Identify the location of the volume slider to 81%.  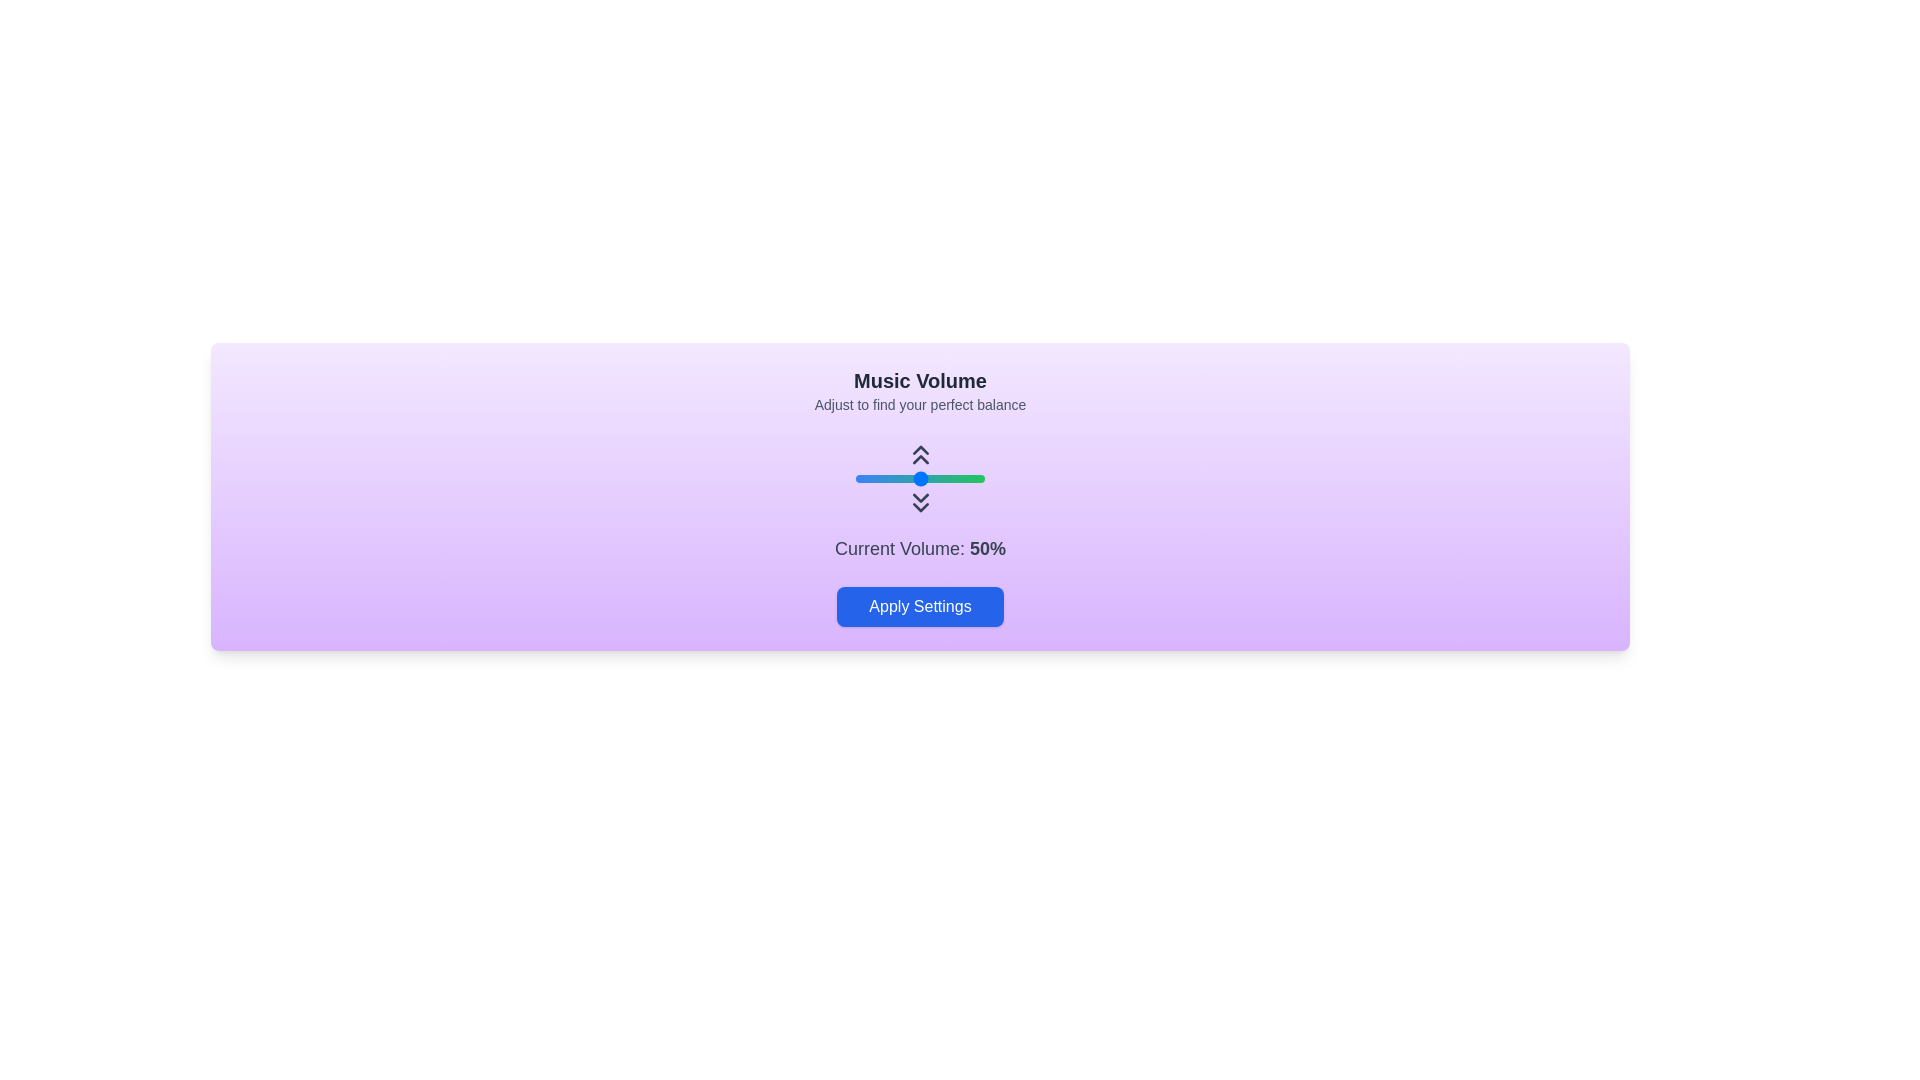
(960, 478).